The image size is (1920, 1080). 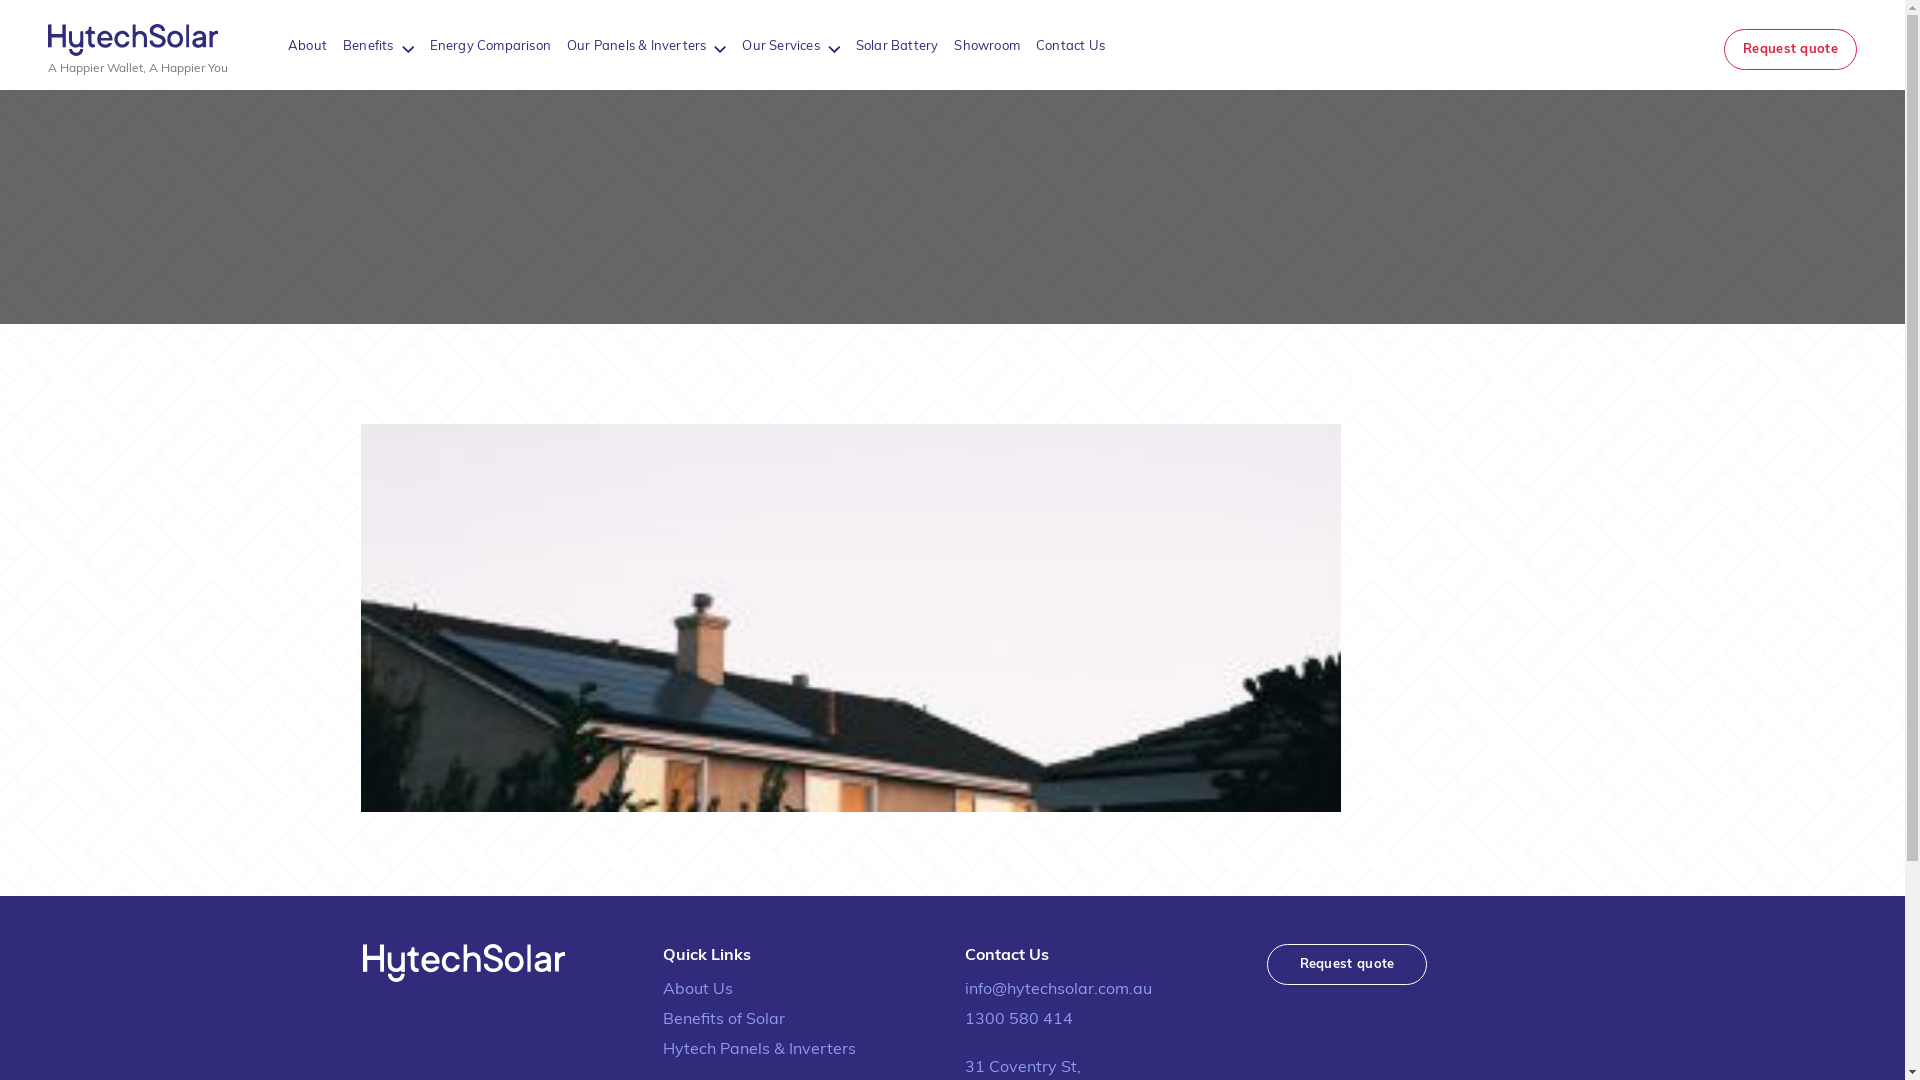 I want to click on 'A Happier Wallet, A Happier You', so click(x=137, y=48).